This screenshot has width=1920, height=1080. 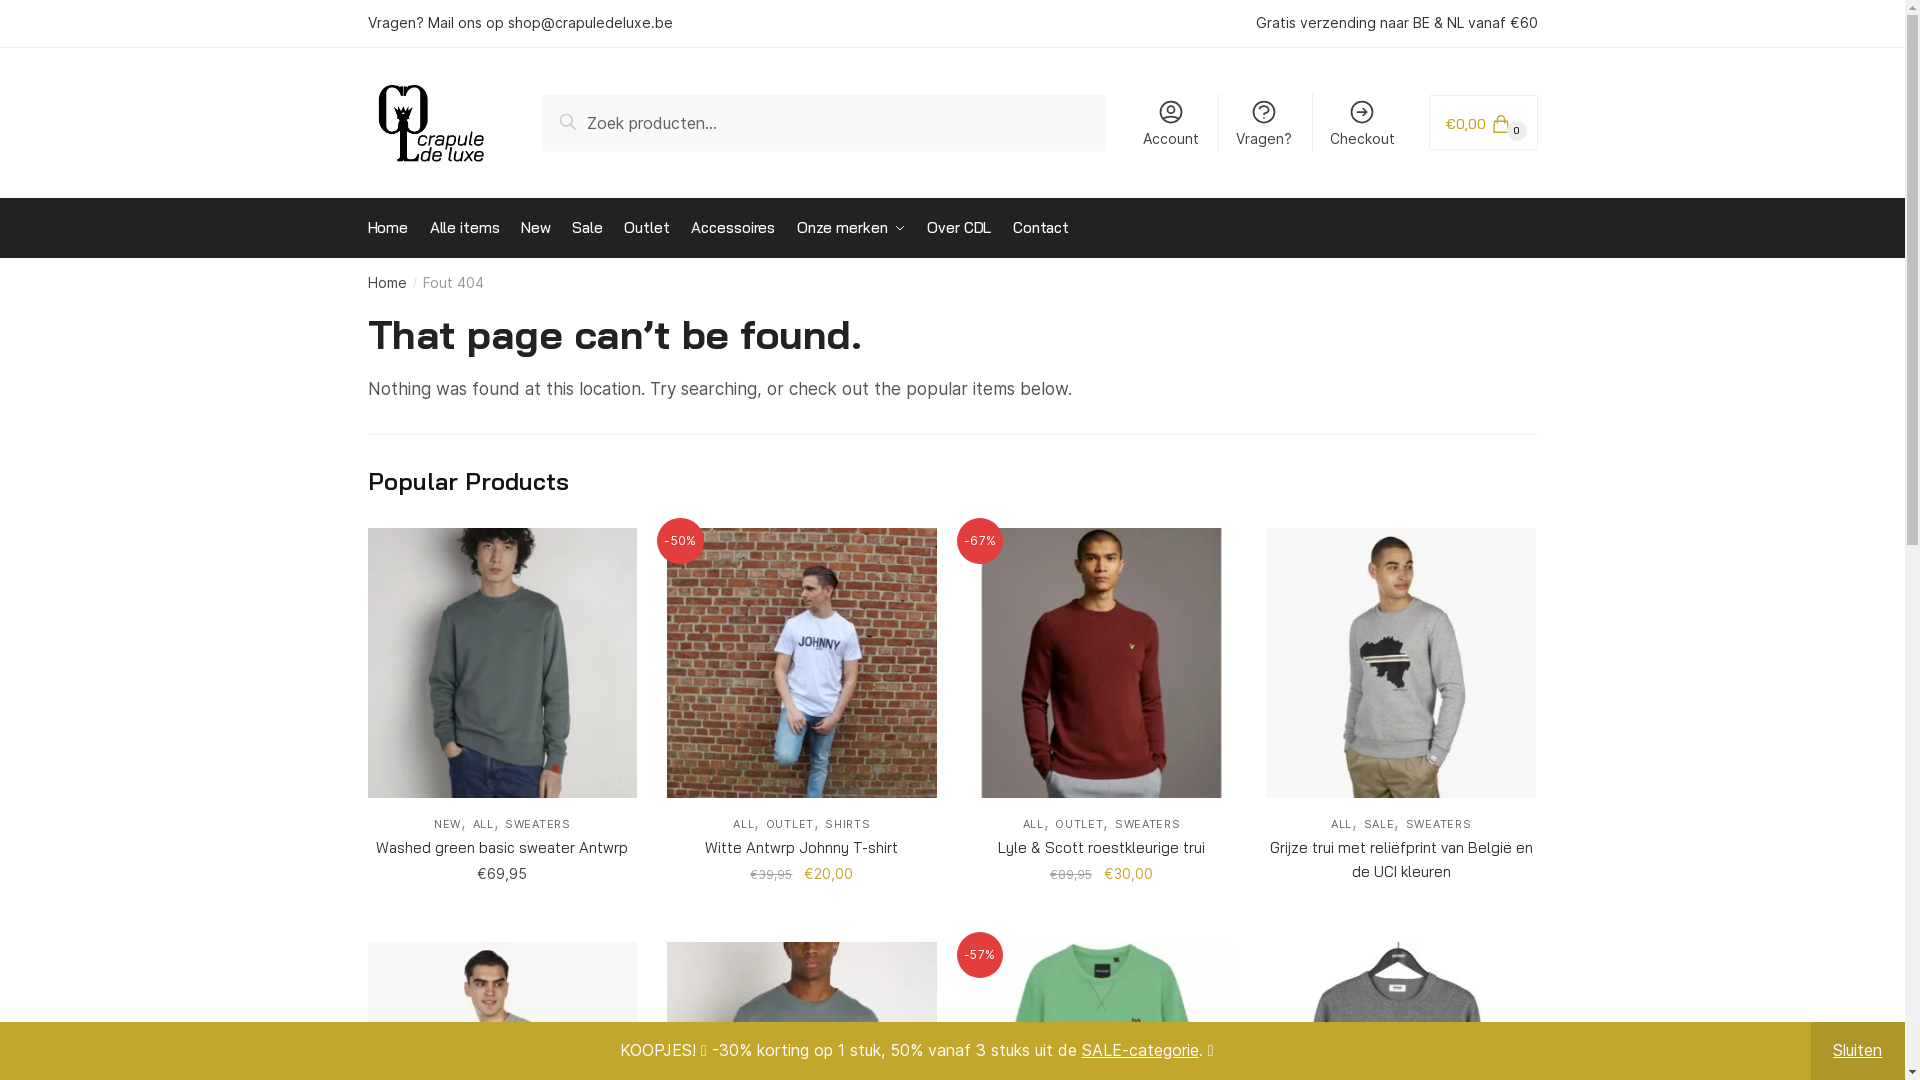 What do you see at coordinates (503, 848) in the screenshot?
I see `'Washed green basic sweater Antwrp'` at bounding box center [503, 848].